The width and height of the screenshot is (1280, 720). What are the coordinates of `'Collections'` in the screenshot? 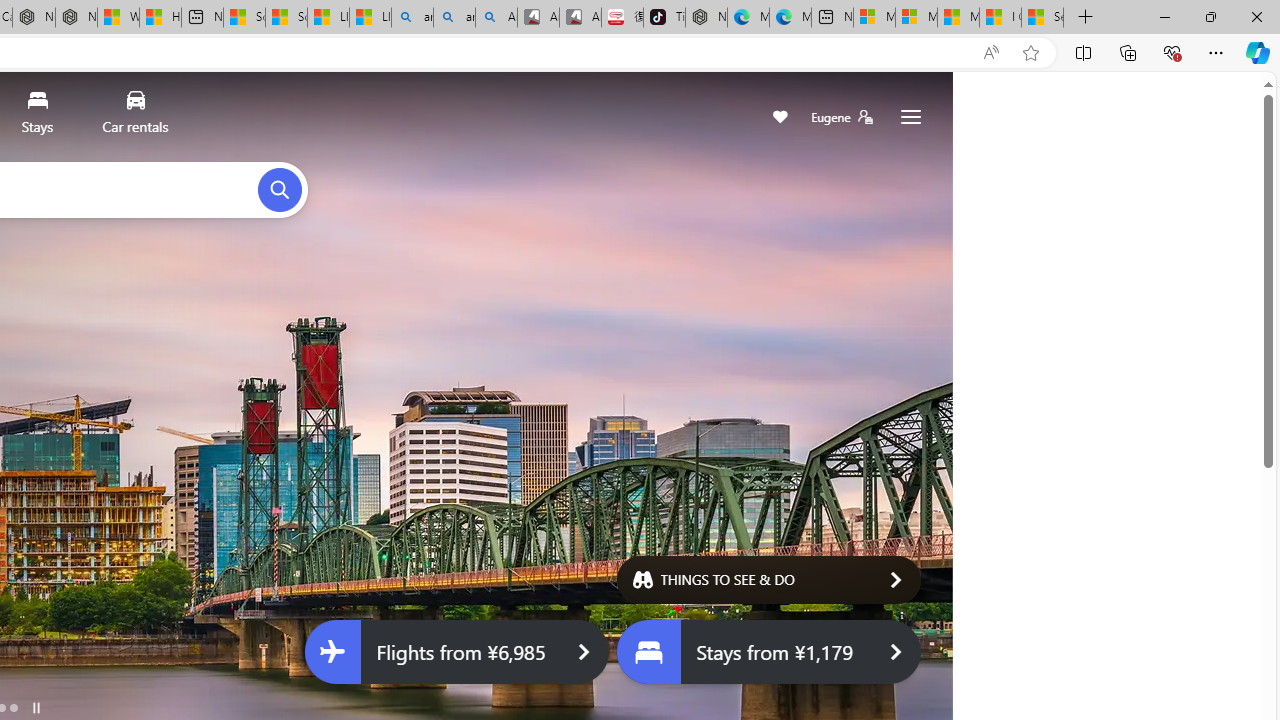 It's located at (1128, 51).